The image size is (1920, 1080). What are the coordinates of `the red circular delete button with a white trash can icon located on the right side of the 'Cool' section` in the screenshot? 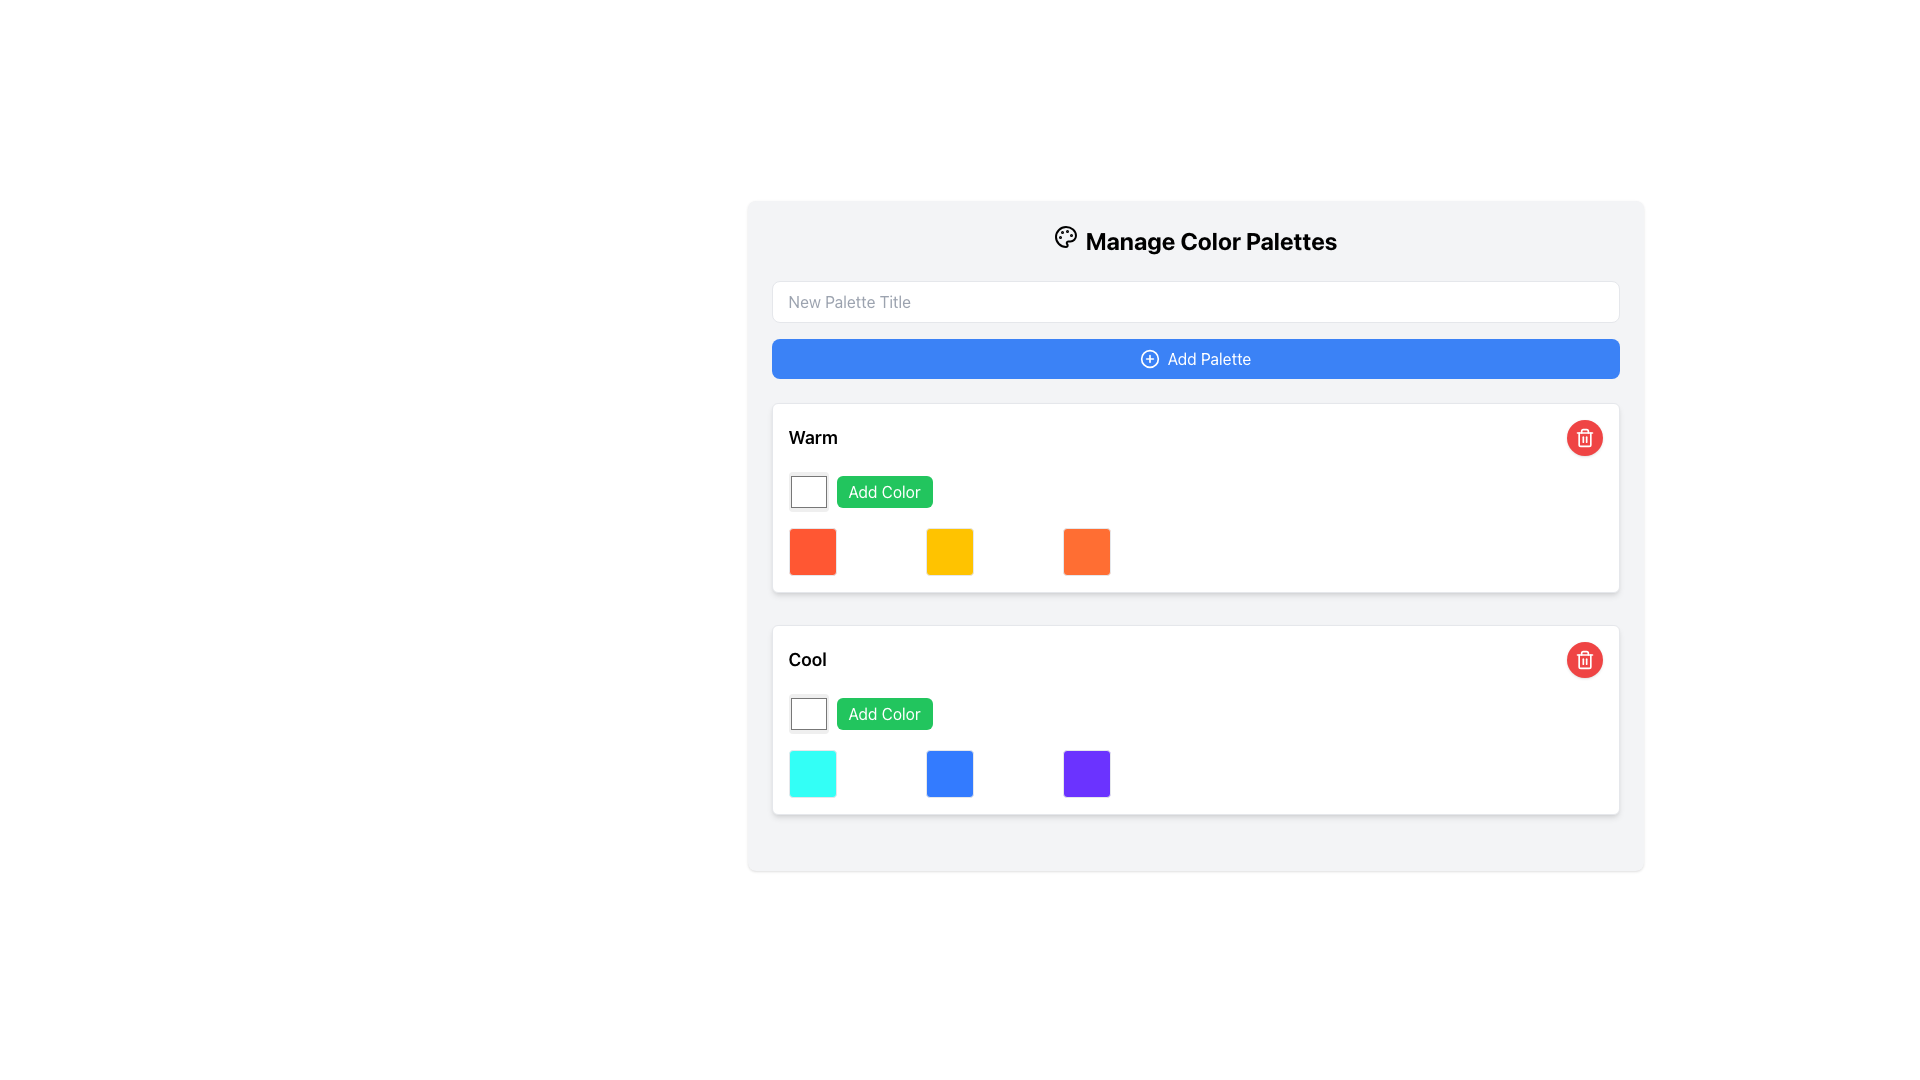 It's located at (1583, 659).